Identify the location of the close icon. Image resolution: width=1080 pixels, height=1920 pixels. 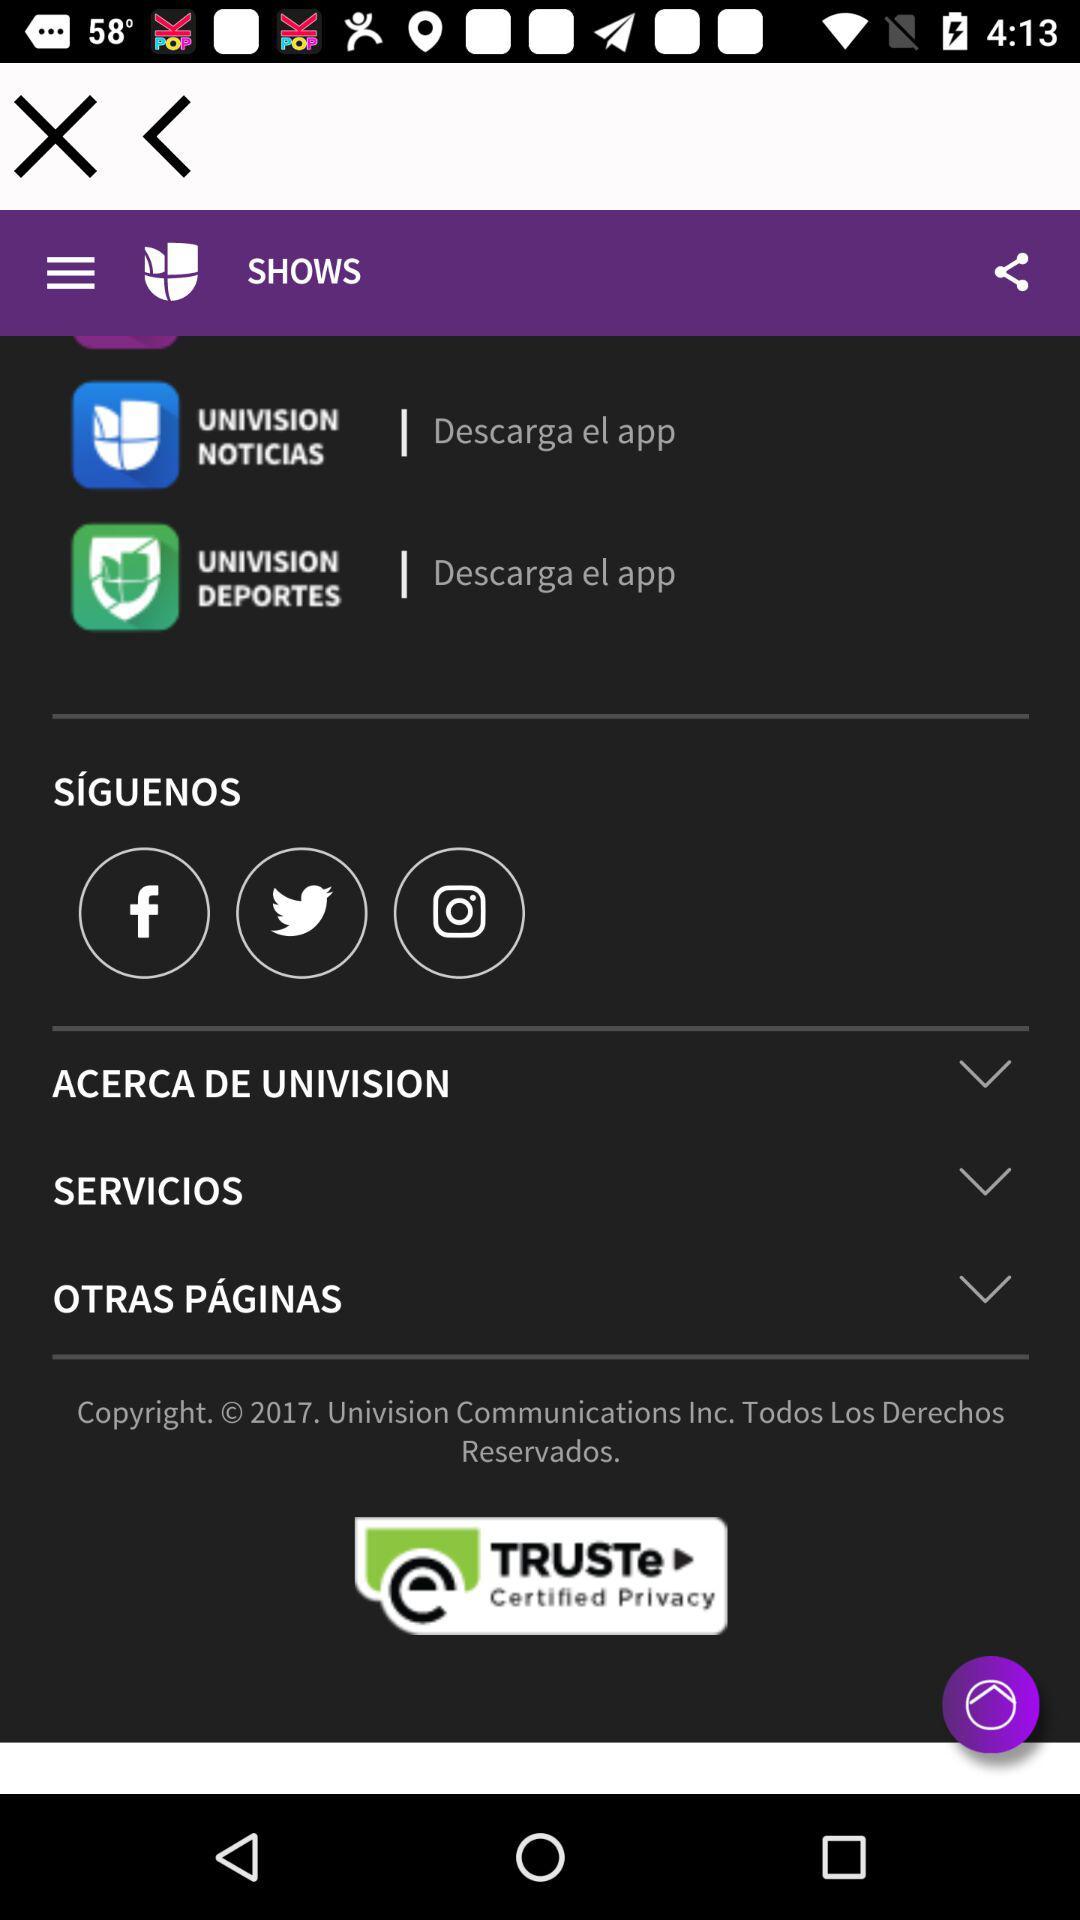
(54, 135).